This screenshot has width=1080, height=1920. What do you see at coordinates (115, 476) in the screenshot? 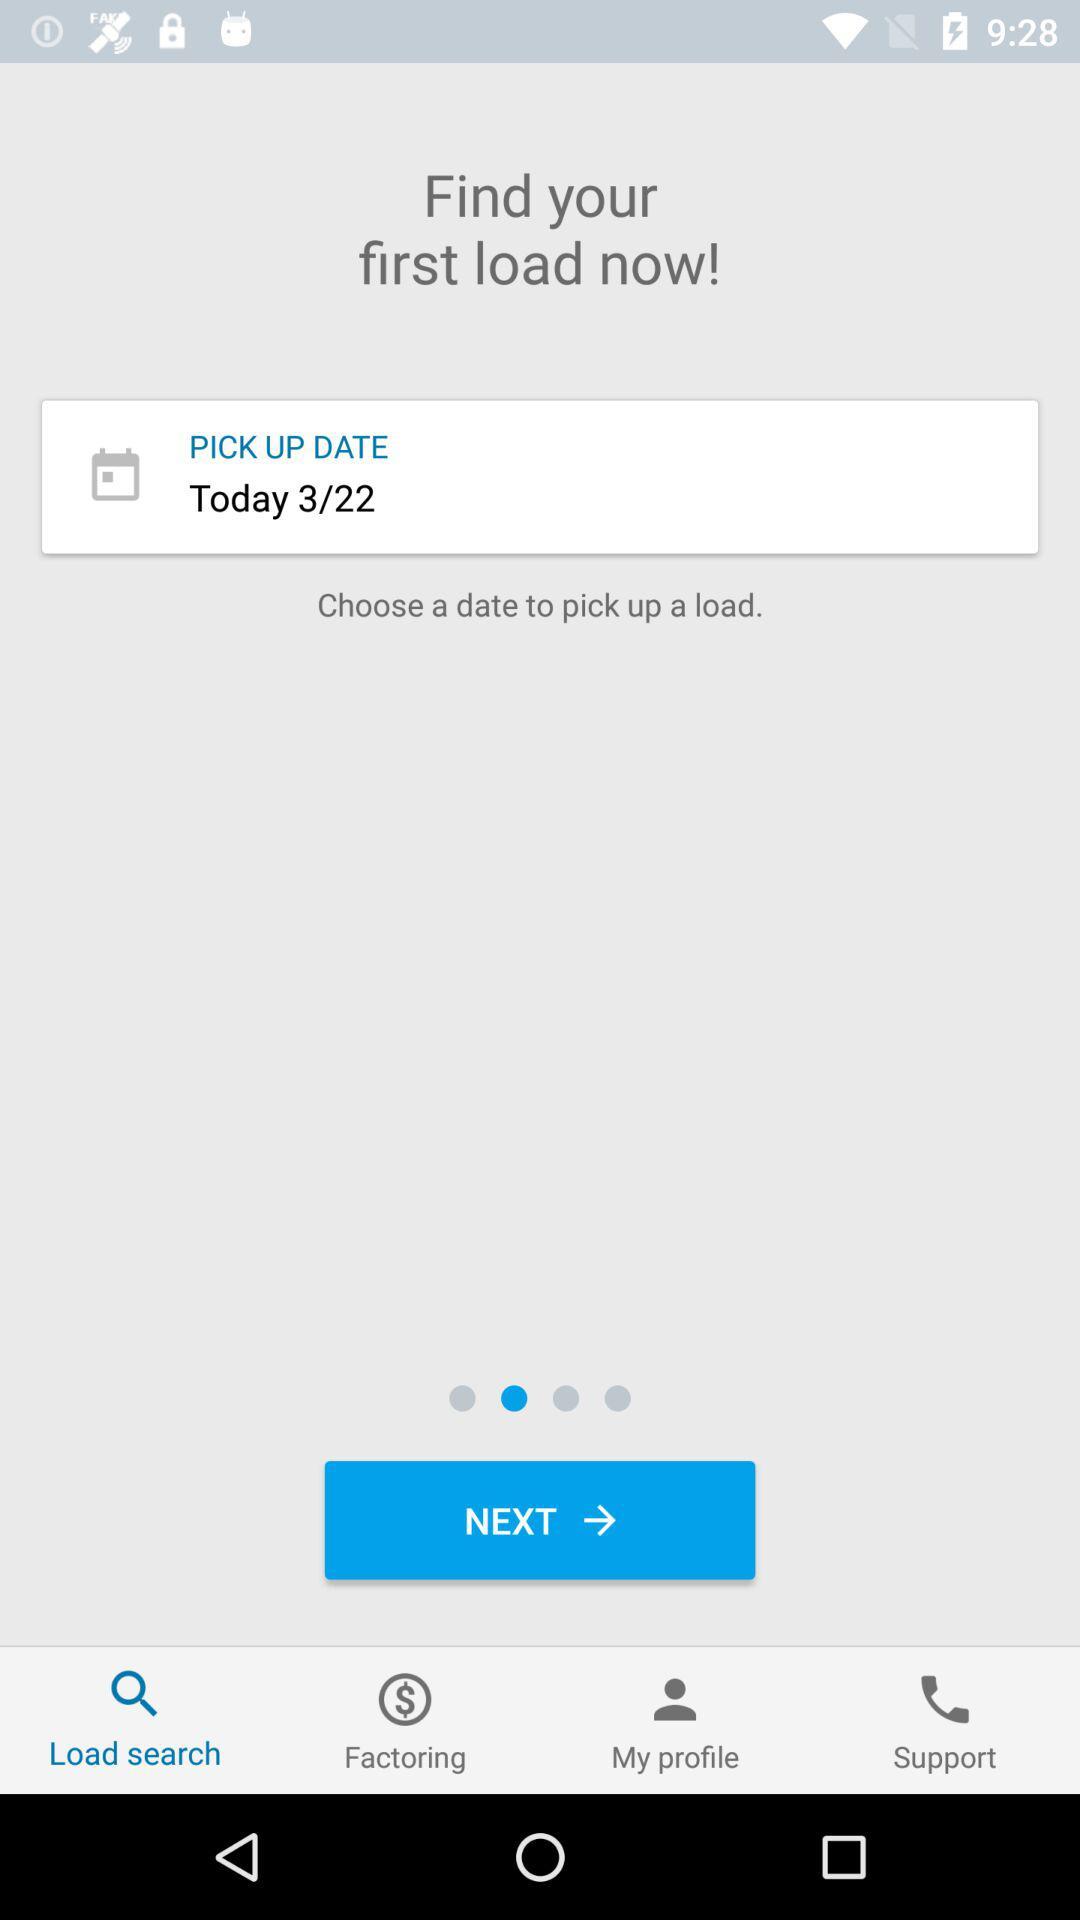
I see `icon on the left side of pick up date` at bounding box center [115, 476].